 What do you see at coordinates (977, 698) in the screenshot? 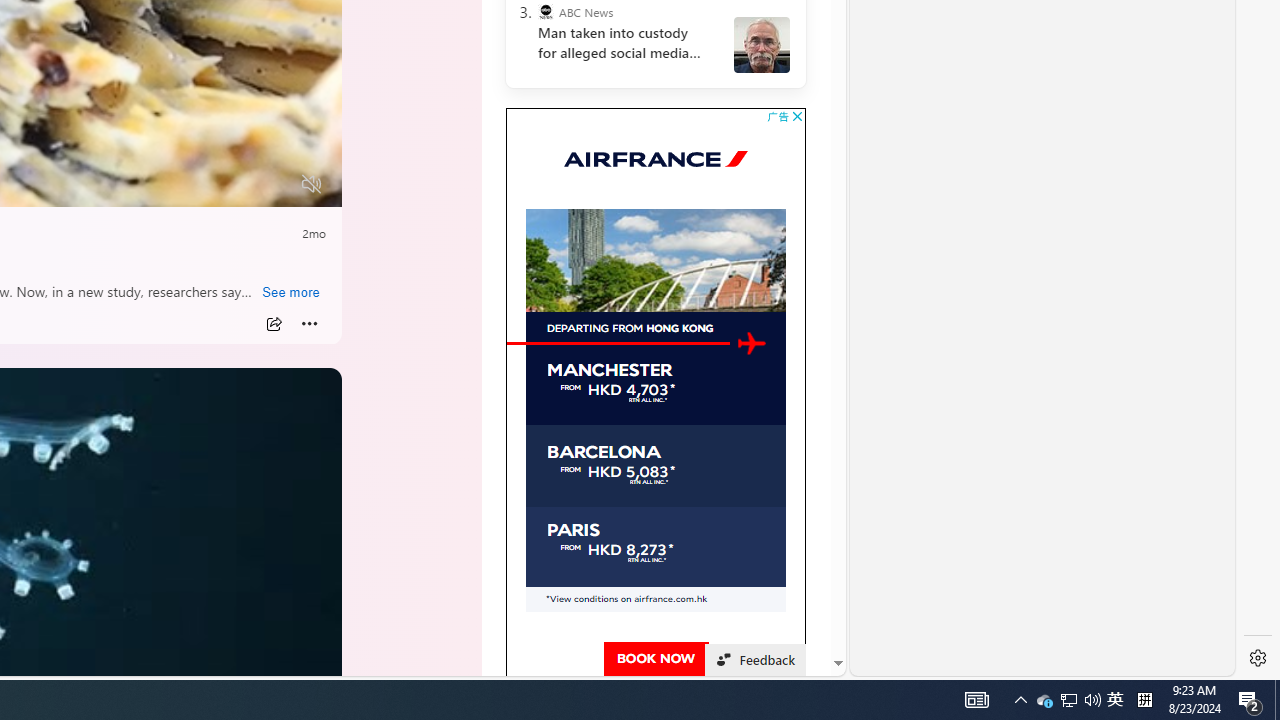
I see `'AutomationID: 4105'` at bounding box center [977, 698].